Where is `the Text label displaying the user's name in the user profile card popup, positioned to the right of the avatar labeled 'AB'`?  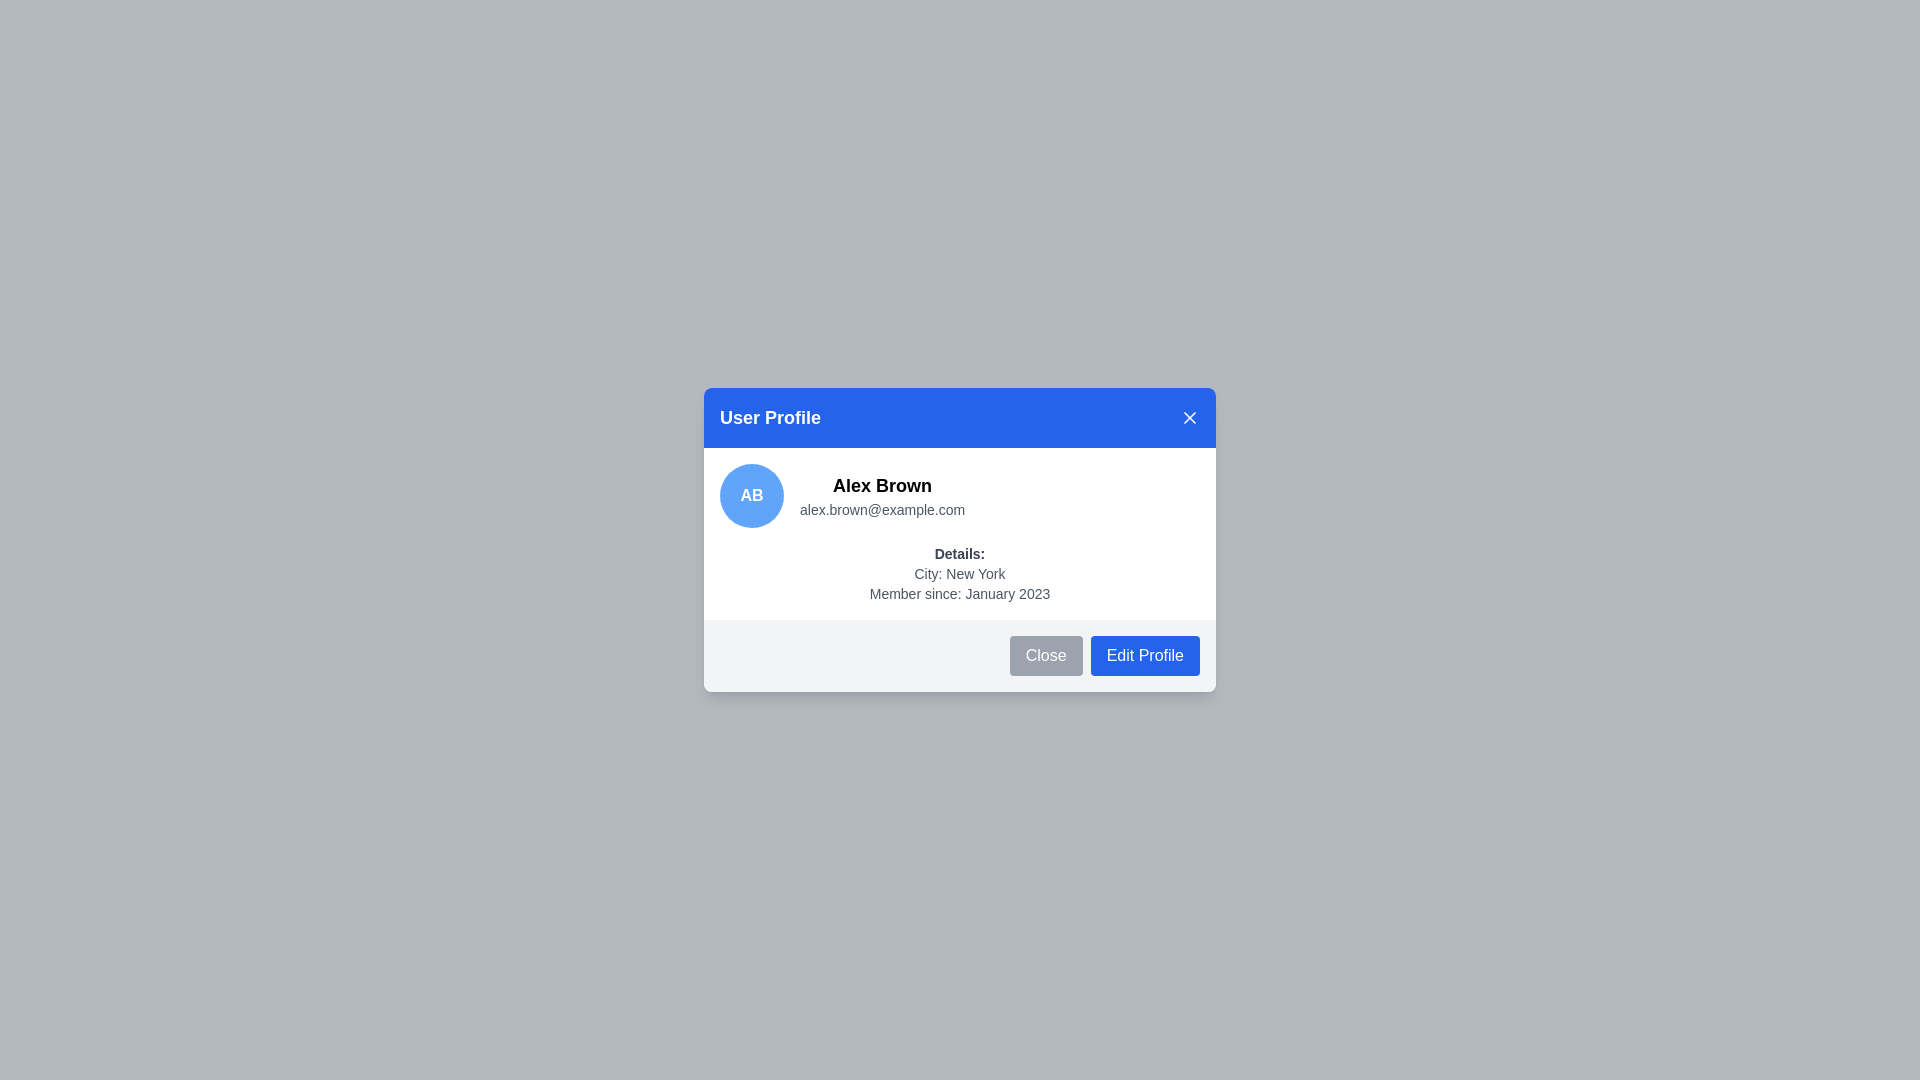 the Text label displaying the user's name in the user profile card popup, positioned to the right of the avatar labeled 'AB' is located at coordinates (881, 486).